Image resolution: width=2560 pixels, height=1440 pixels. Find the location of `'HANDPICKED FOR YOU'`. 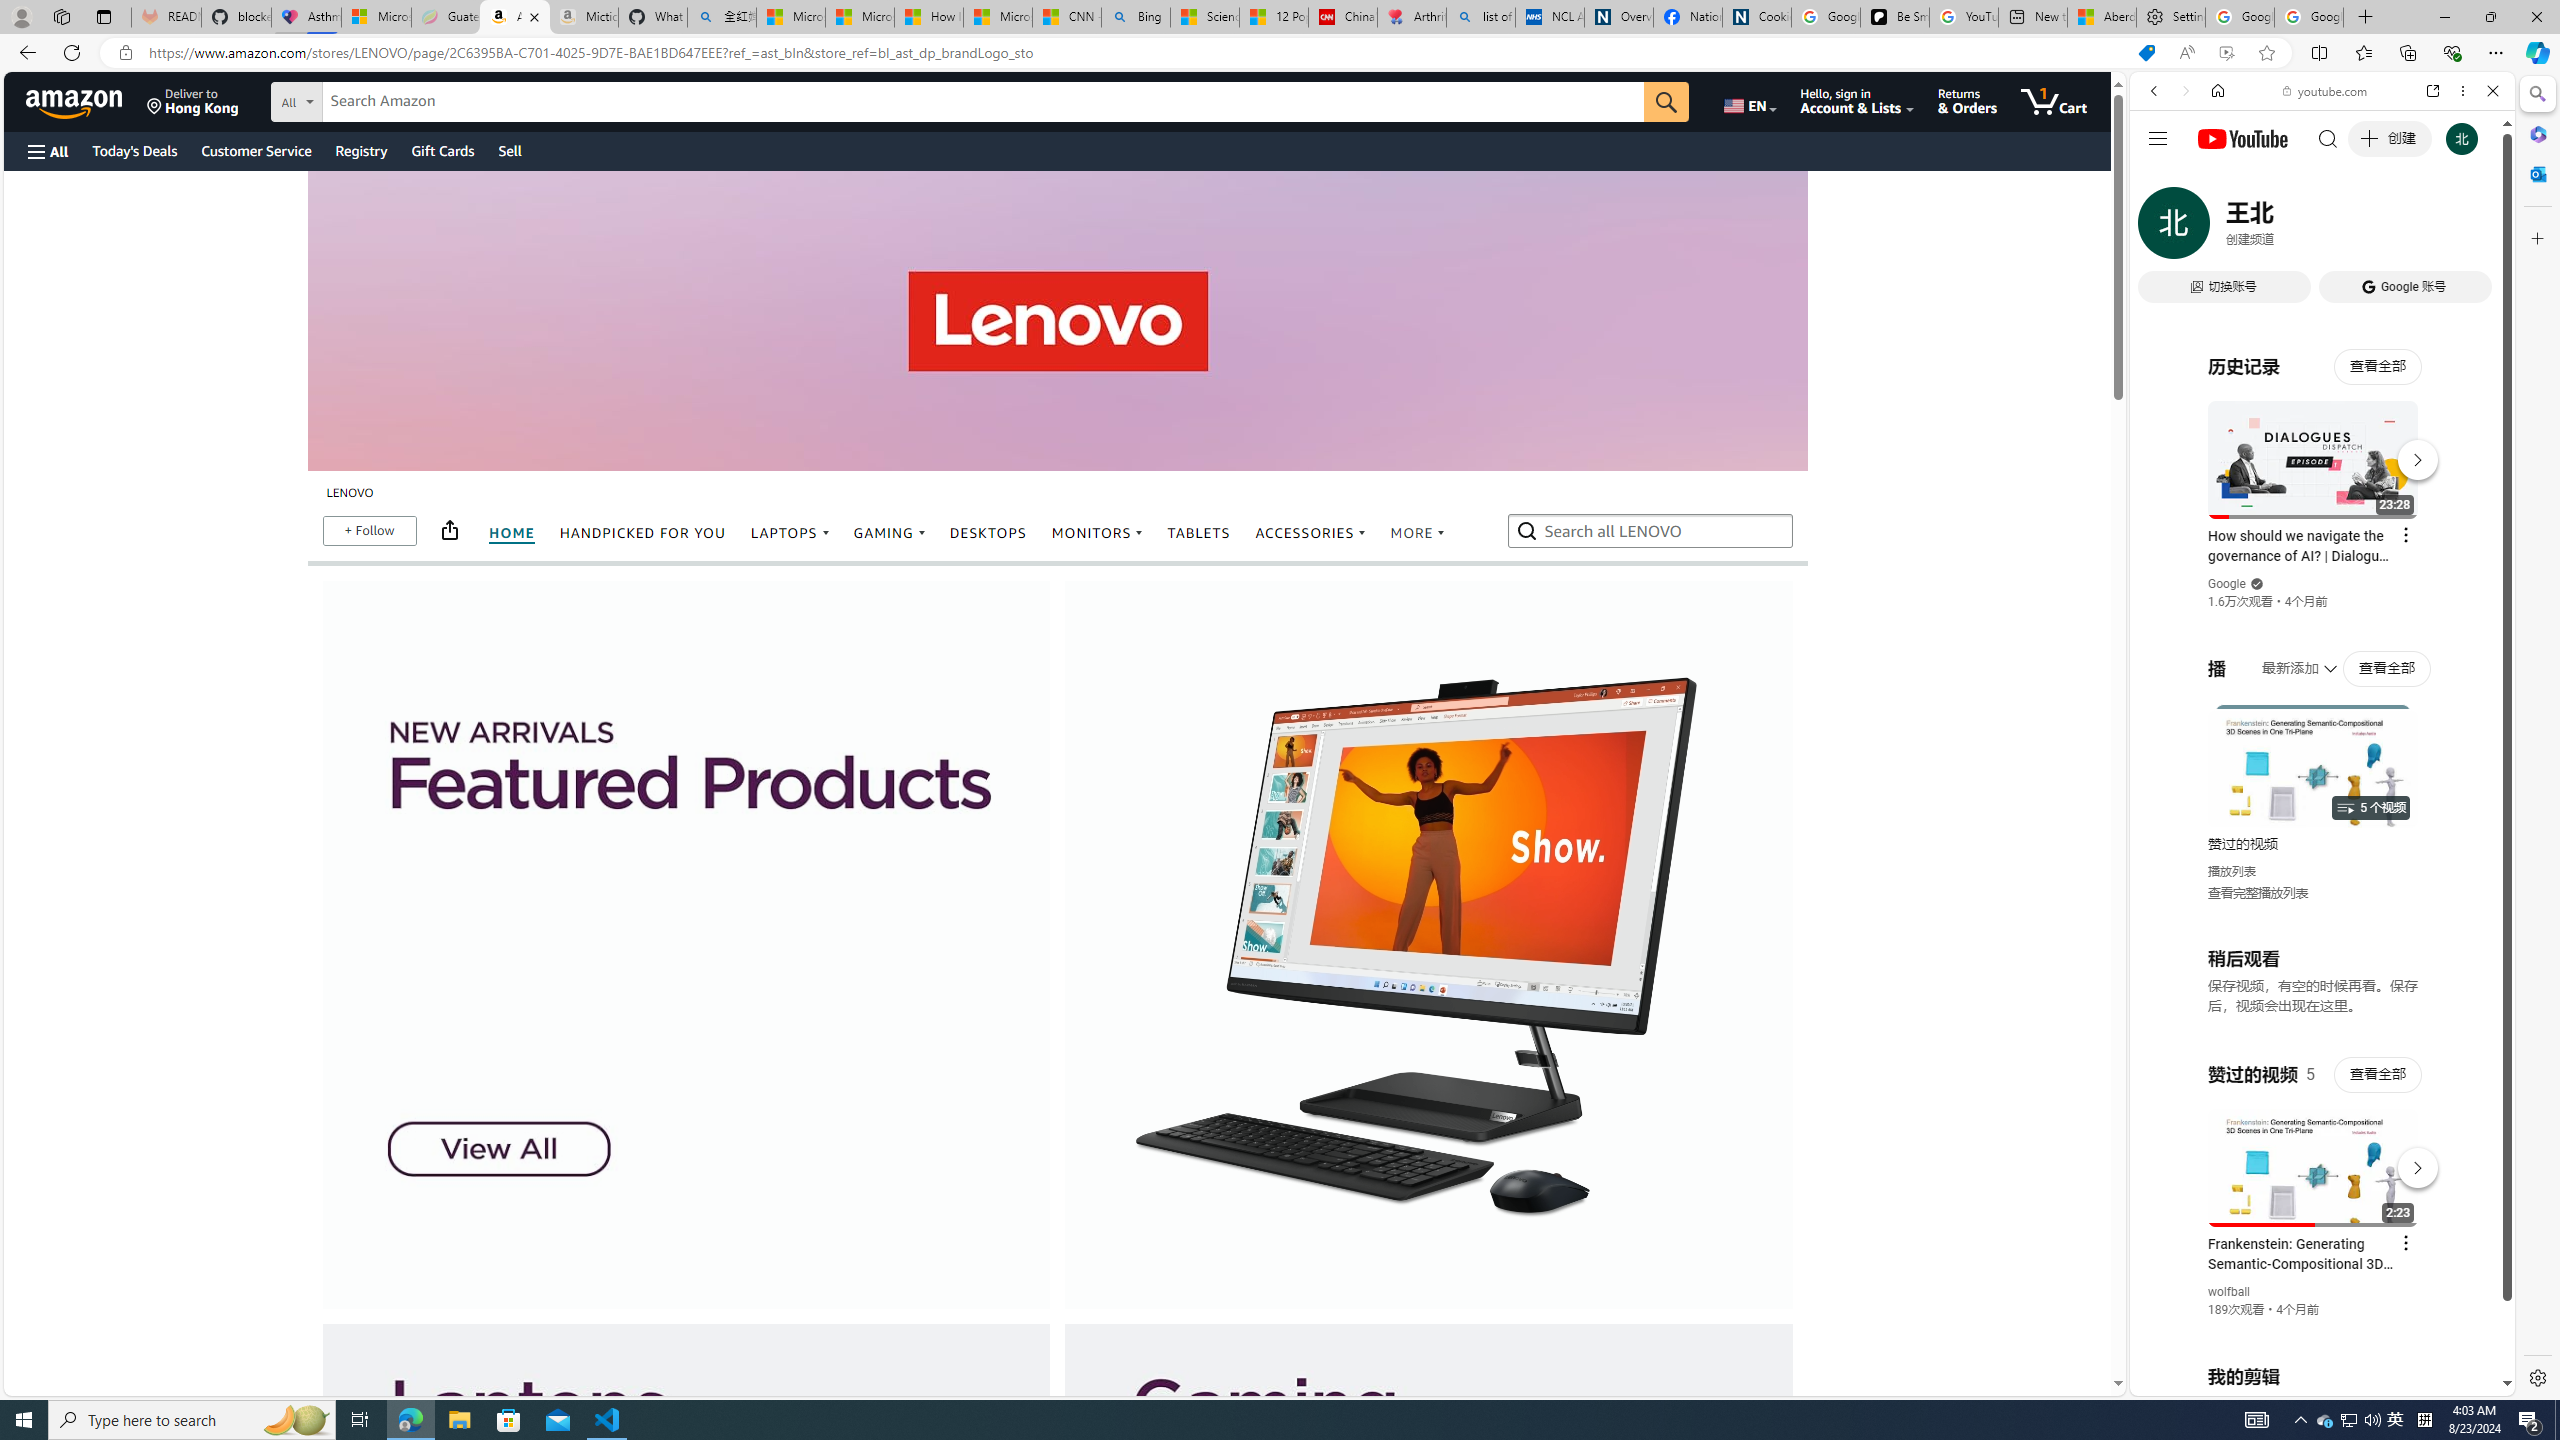

'HANDPICKED FOR YOU' is located at coordinates (643, 533).